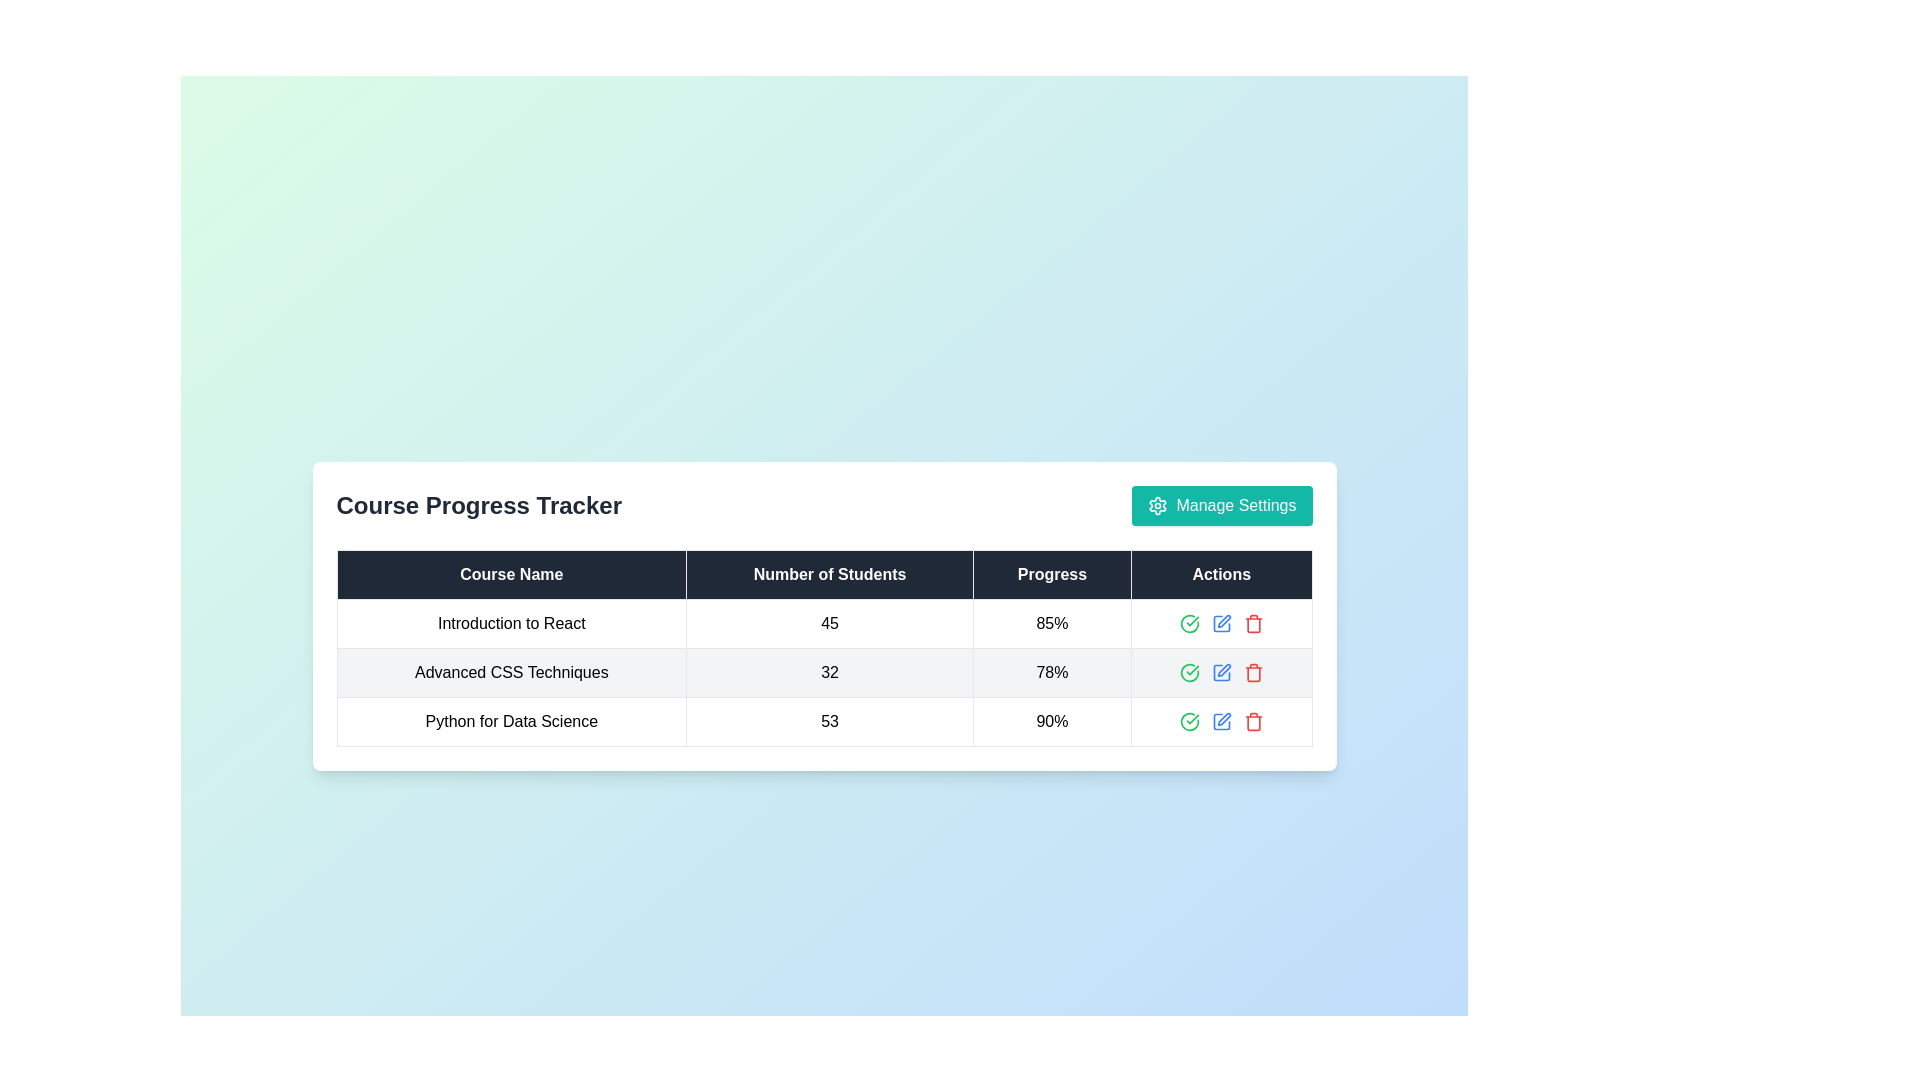 The width and height of the screenshot is (1920, 1080). I want to click on the trash icon located, so click(1252, 624).